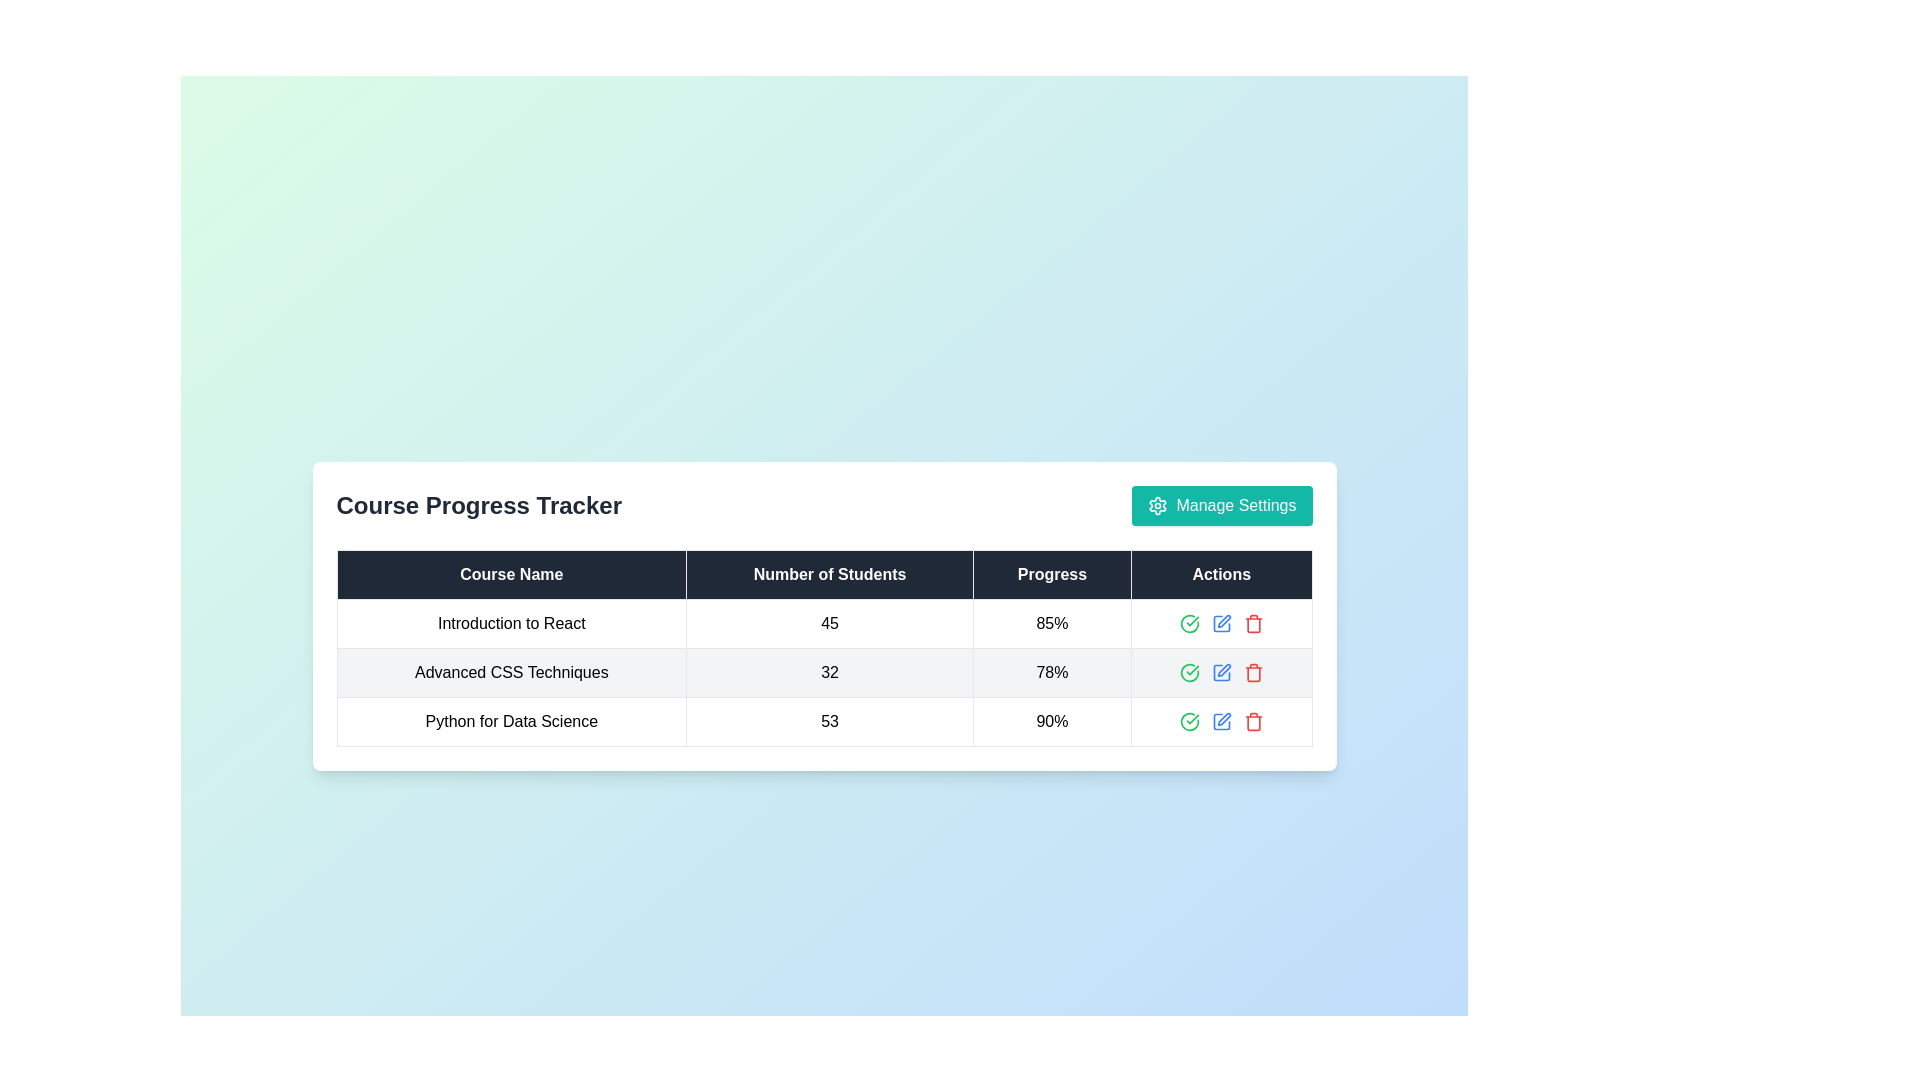 The width and height of the screenshot is (1920, 1080). I want to click on the trash icon located, so click(1252, 624).